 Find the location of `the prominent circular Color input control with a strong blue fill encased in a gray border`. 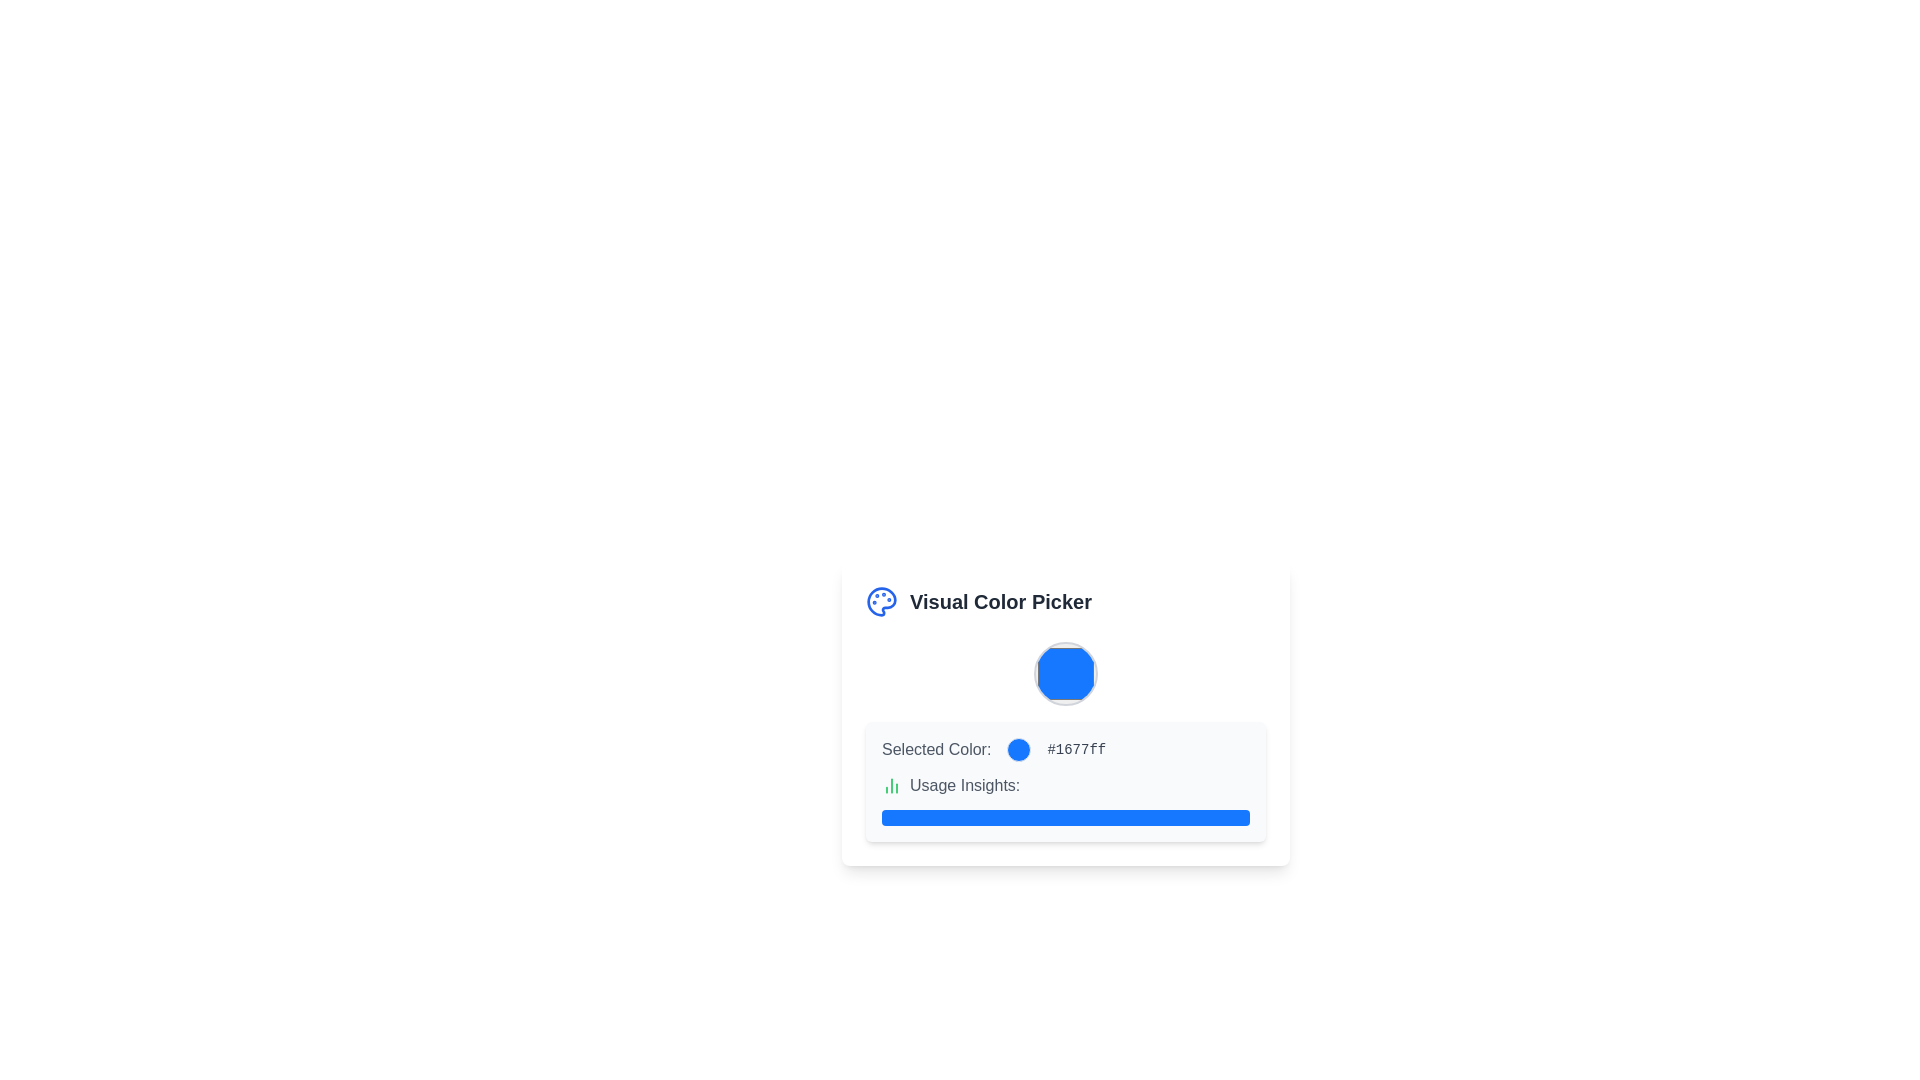

the prominent circular Color input control with a strong blue fill encased in a gray border is located at coordinates (1064, 674).